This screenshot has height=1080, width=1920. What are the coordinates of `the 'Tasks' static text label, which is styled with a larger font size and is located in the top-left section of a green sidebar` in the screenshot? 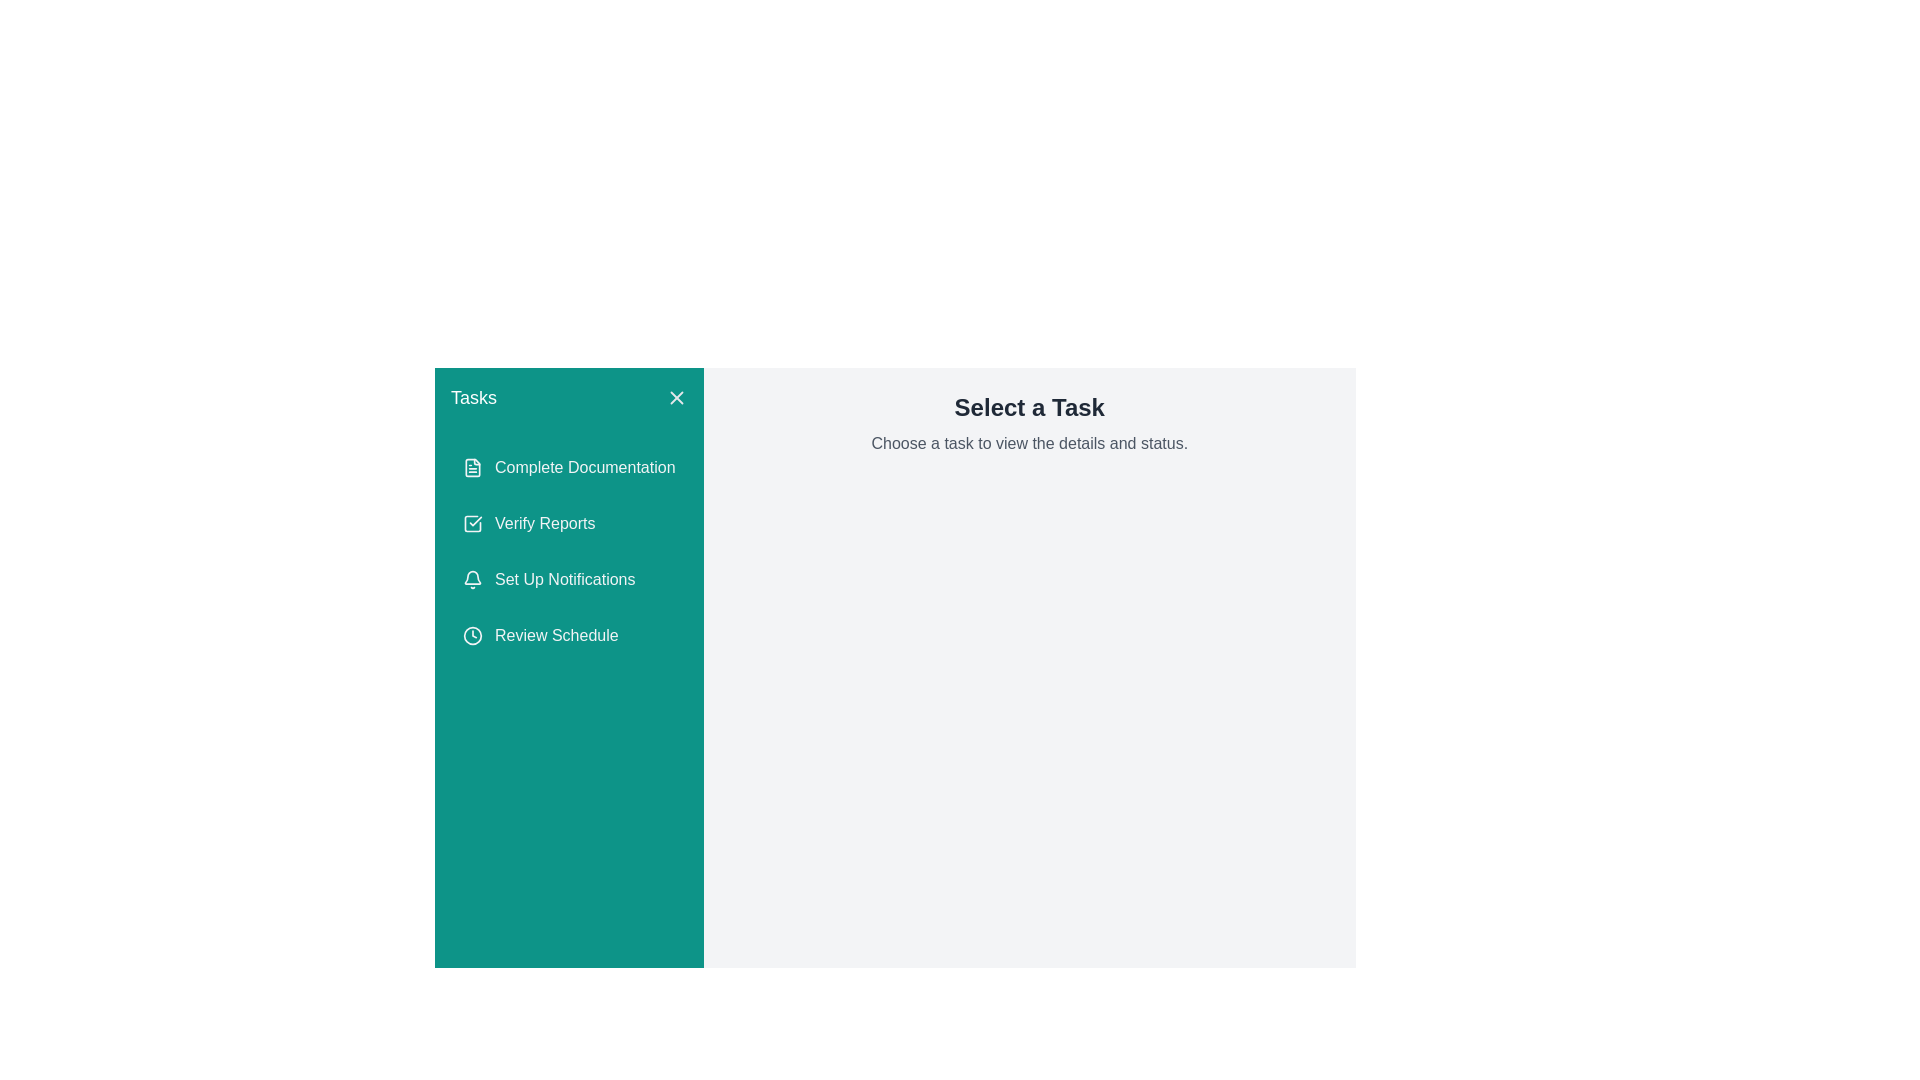 It's located at (473, 397).